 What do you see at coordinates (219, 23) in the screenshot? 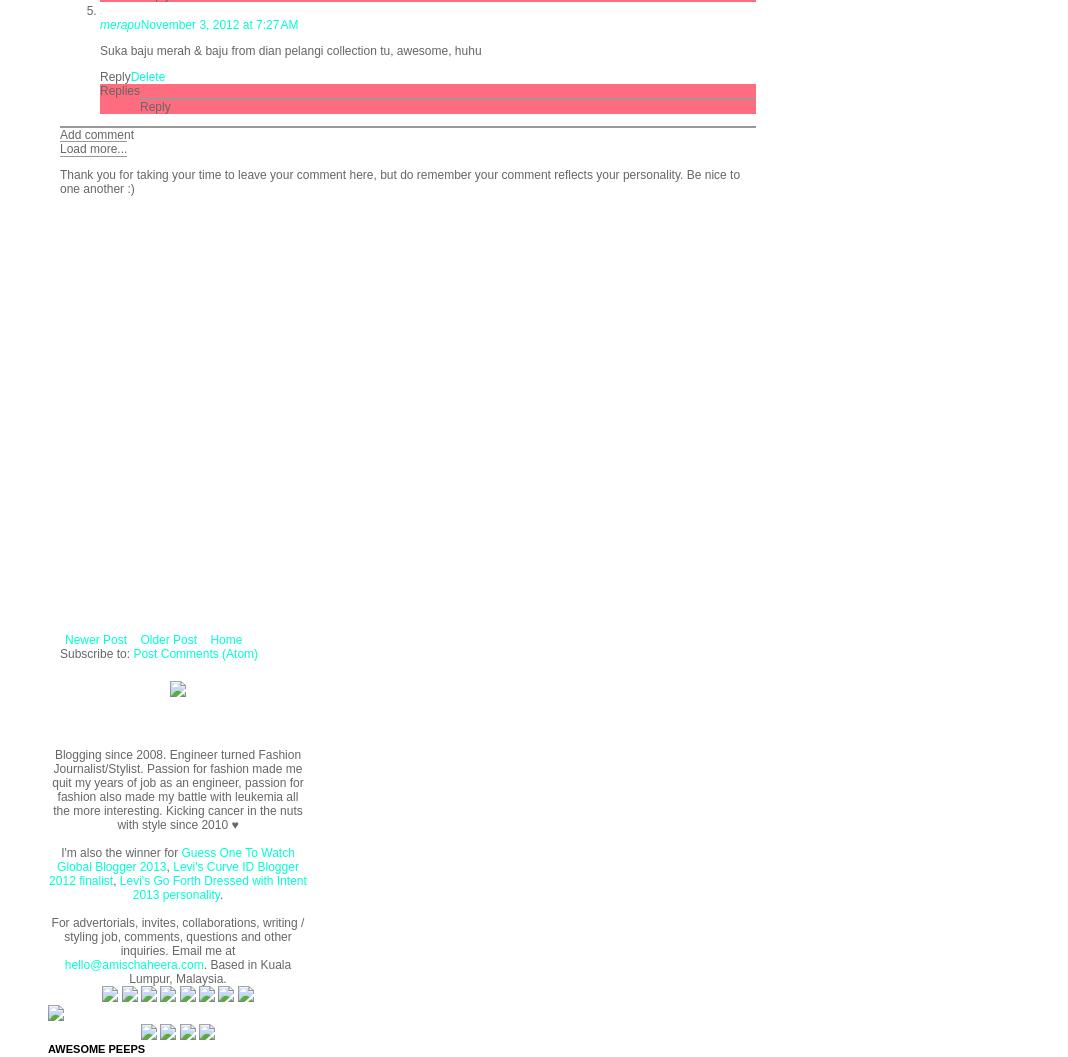
I see `'November 3, 2012 at 7:27 AM'` at bounding box center [219, 23].